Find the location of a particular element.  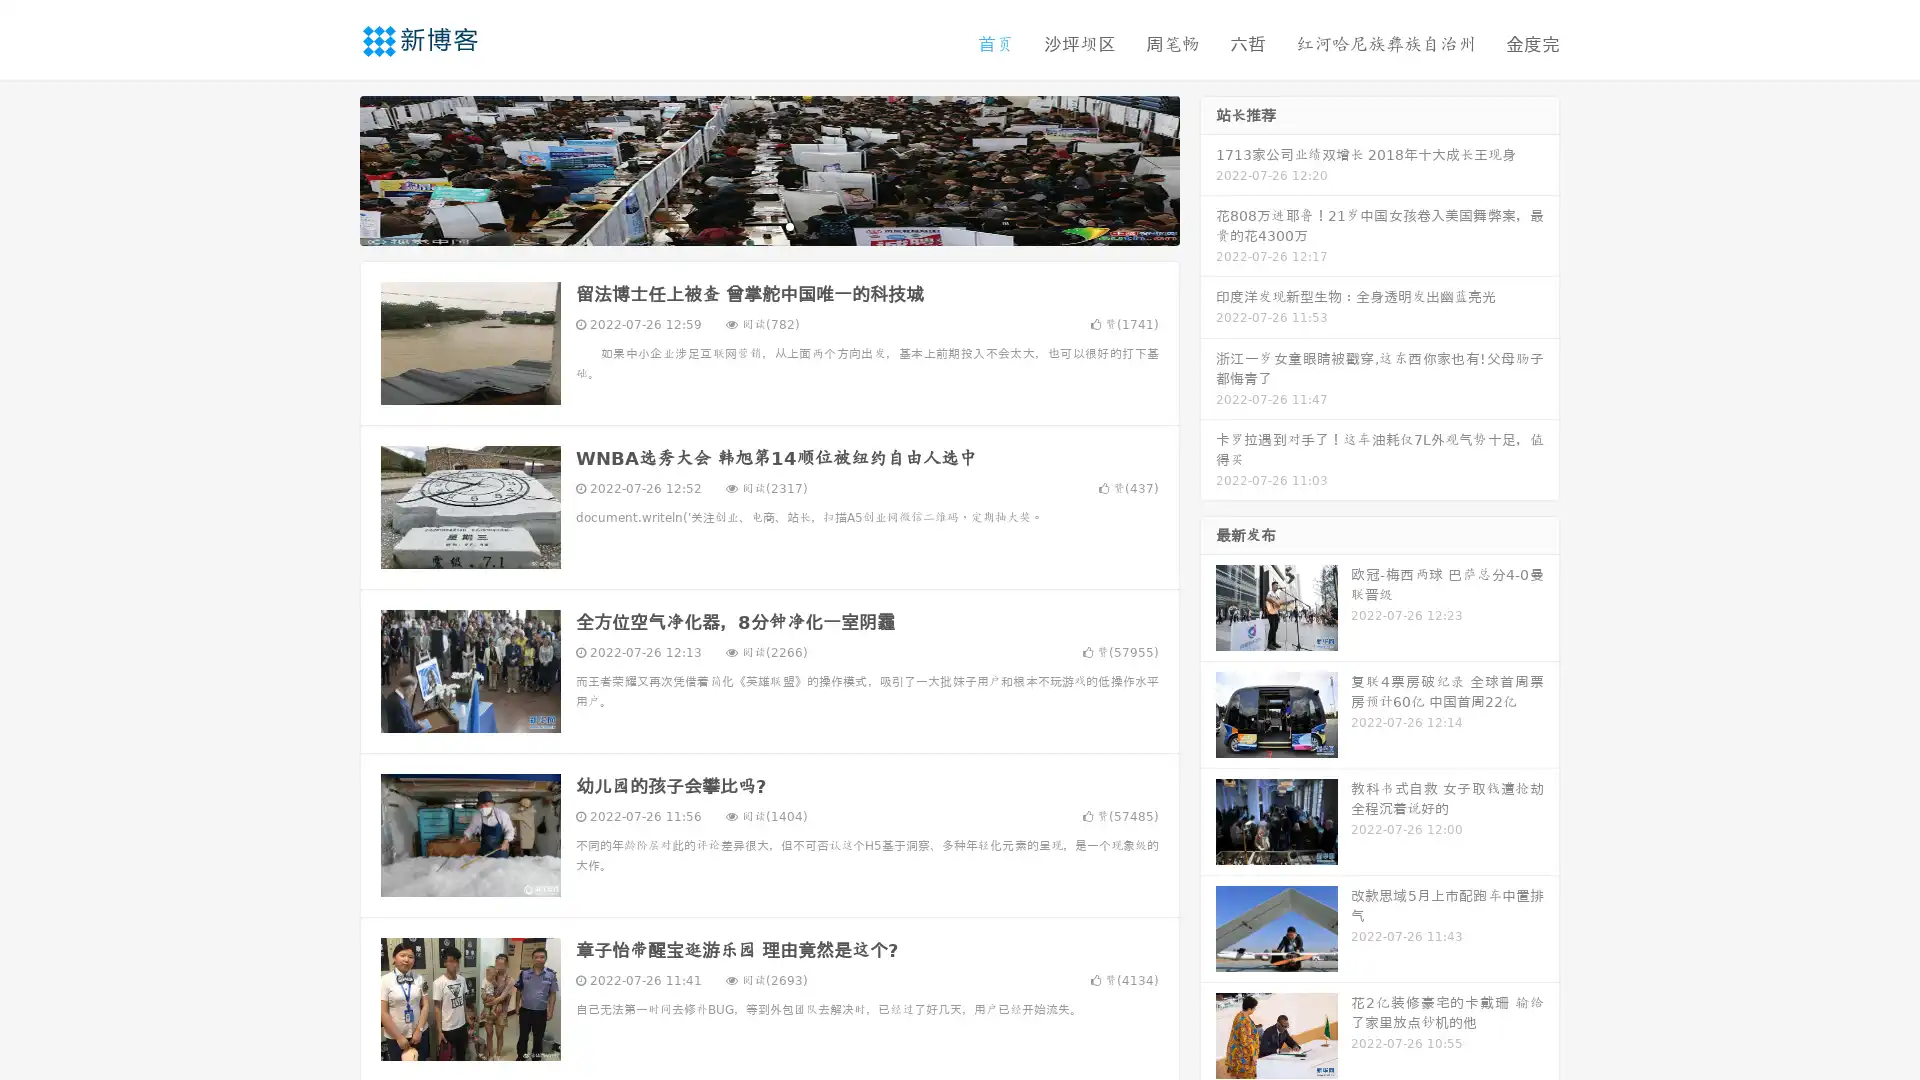

Next slide is located at coordinates (1208, 168).